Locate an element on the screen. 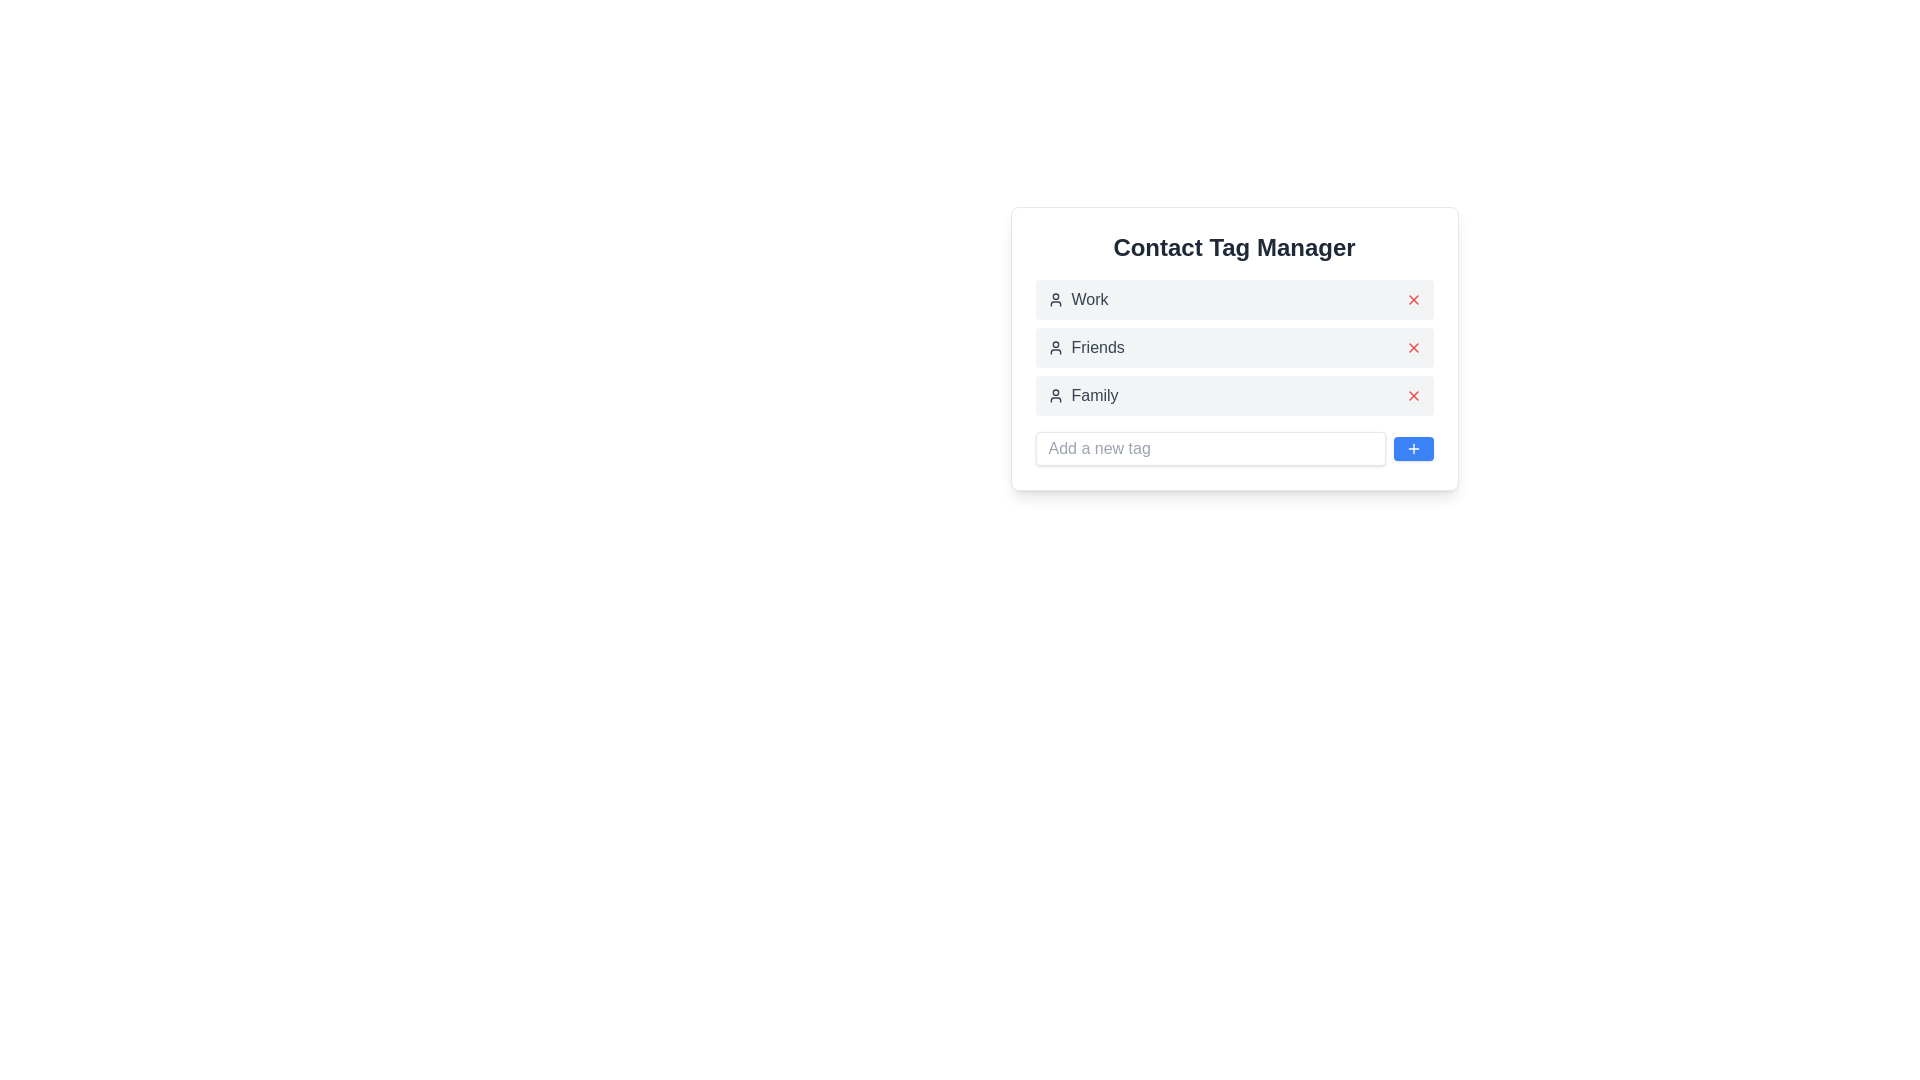 The height and width of the screenshot is (1080, 1920). the user silhouette icon located to the immediate left of the 'Family' label in the 'Contact Tag Manager' section is located at coordinates (1054, 396).